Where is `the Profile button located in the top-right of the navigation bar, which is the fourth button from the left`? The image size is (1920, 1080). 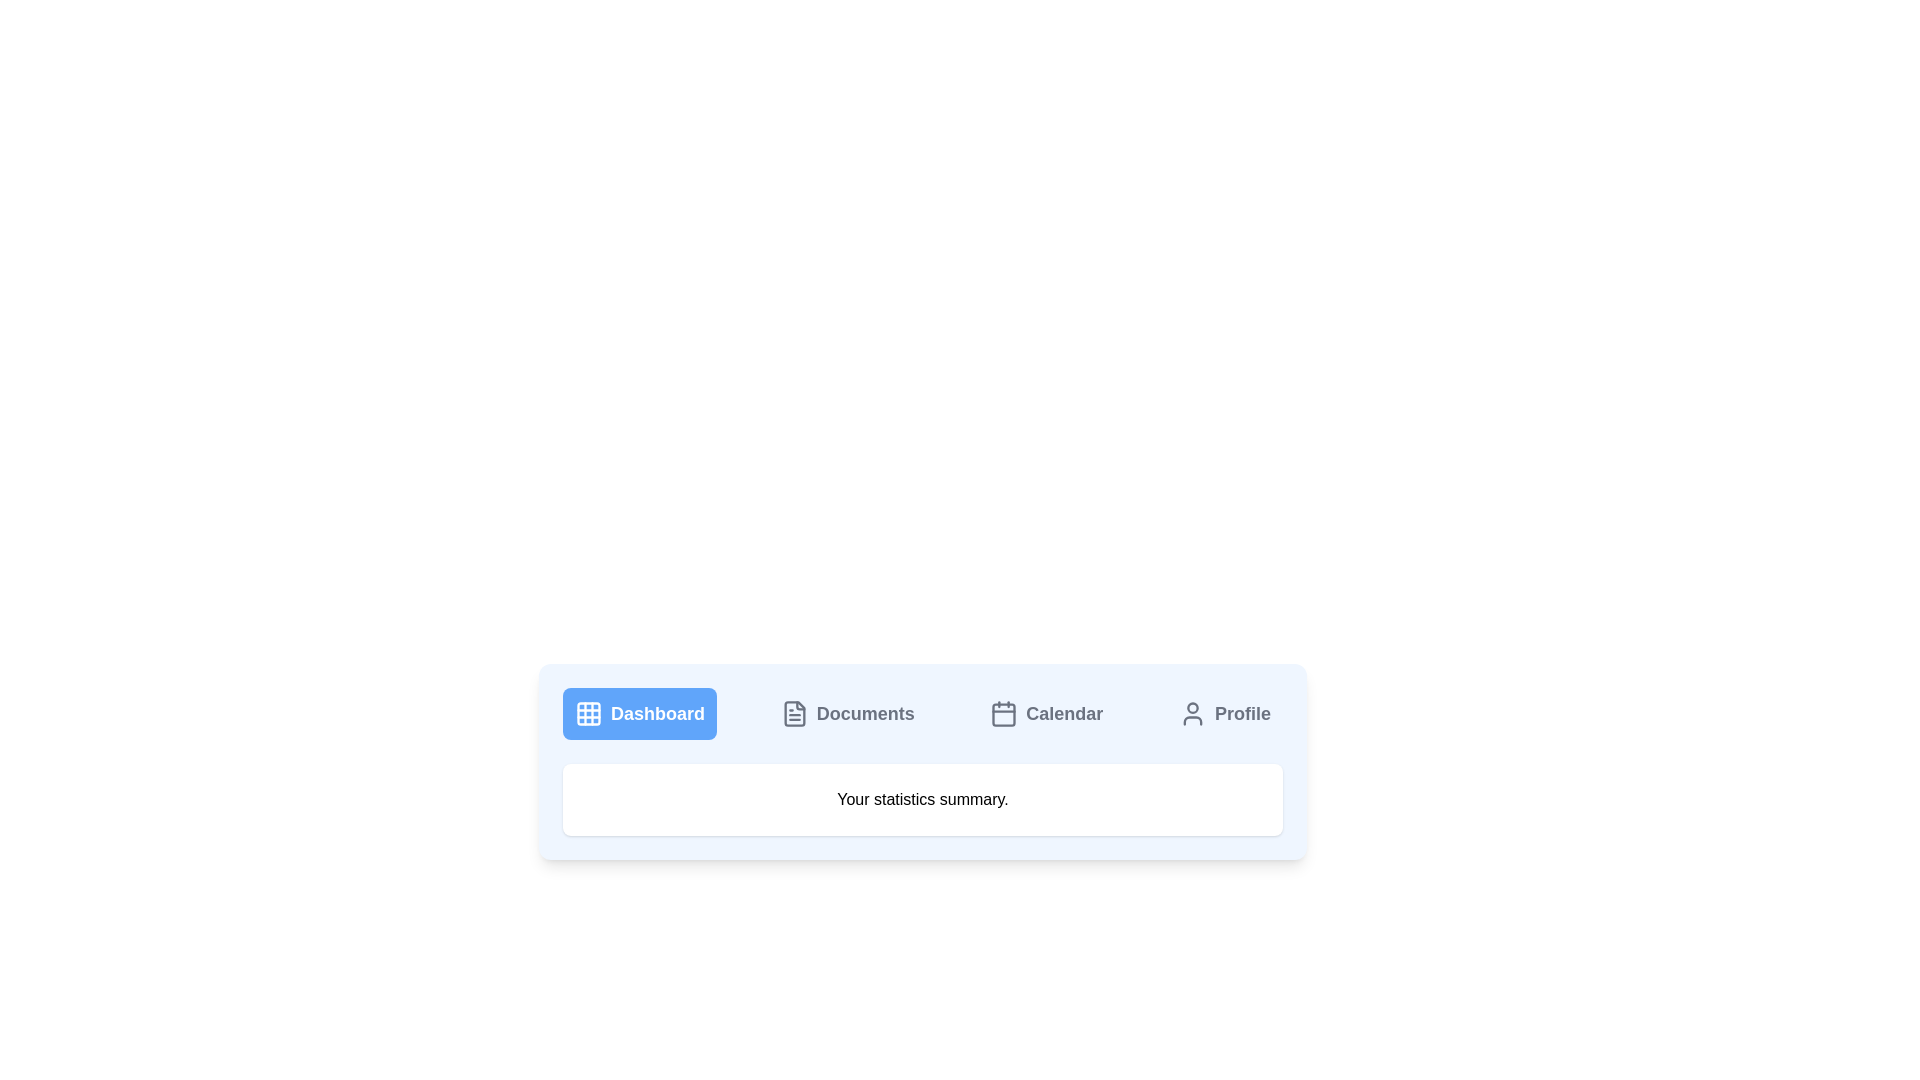 the Profile button located in the top-right of the navigation bar, which is the fourth button from the left is located at coordinates (1223, 712).